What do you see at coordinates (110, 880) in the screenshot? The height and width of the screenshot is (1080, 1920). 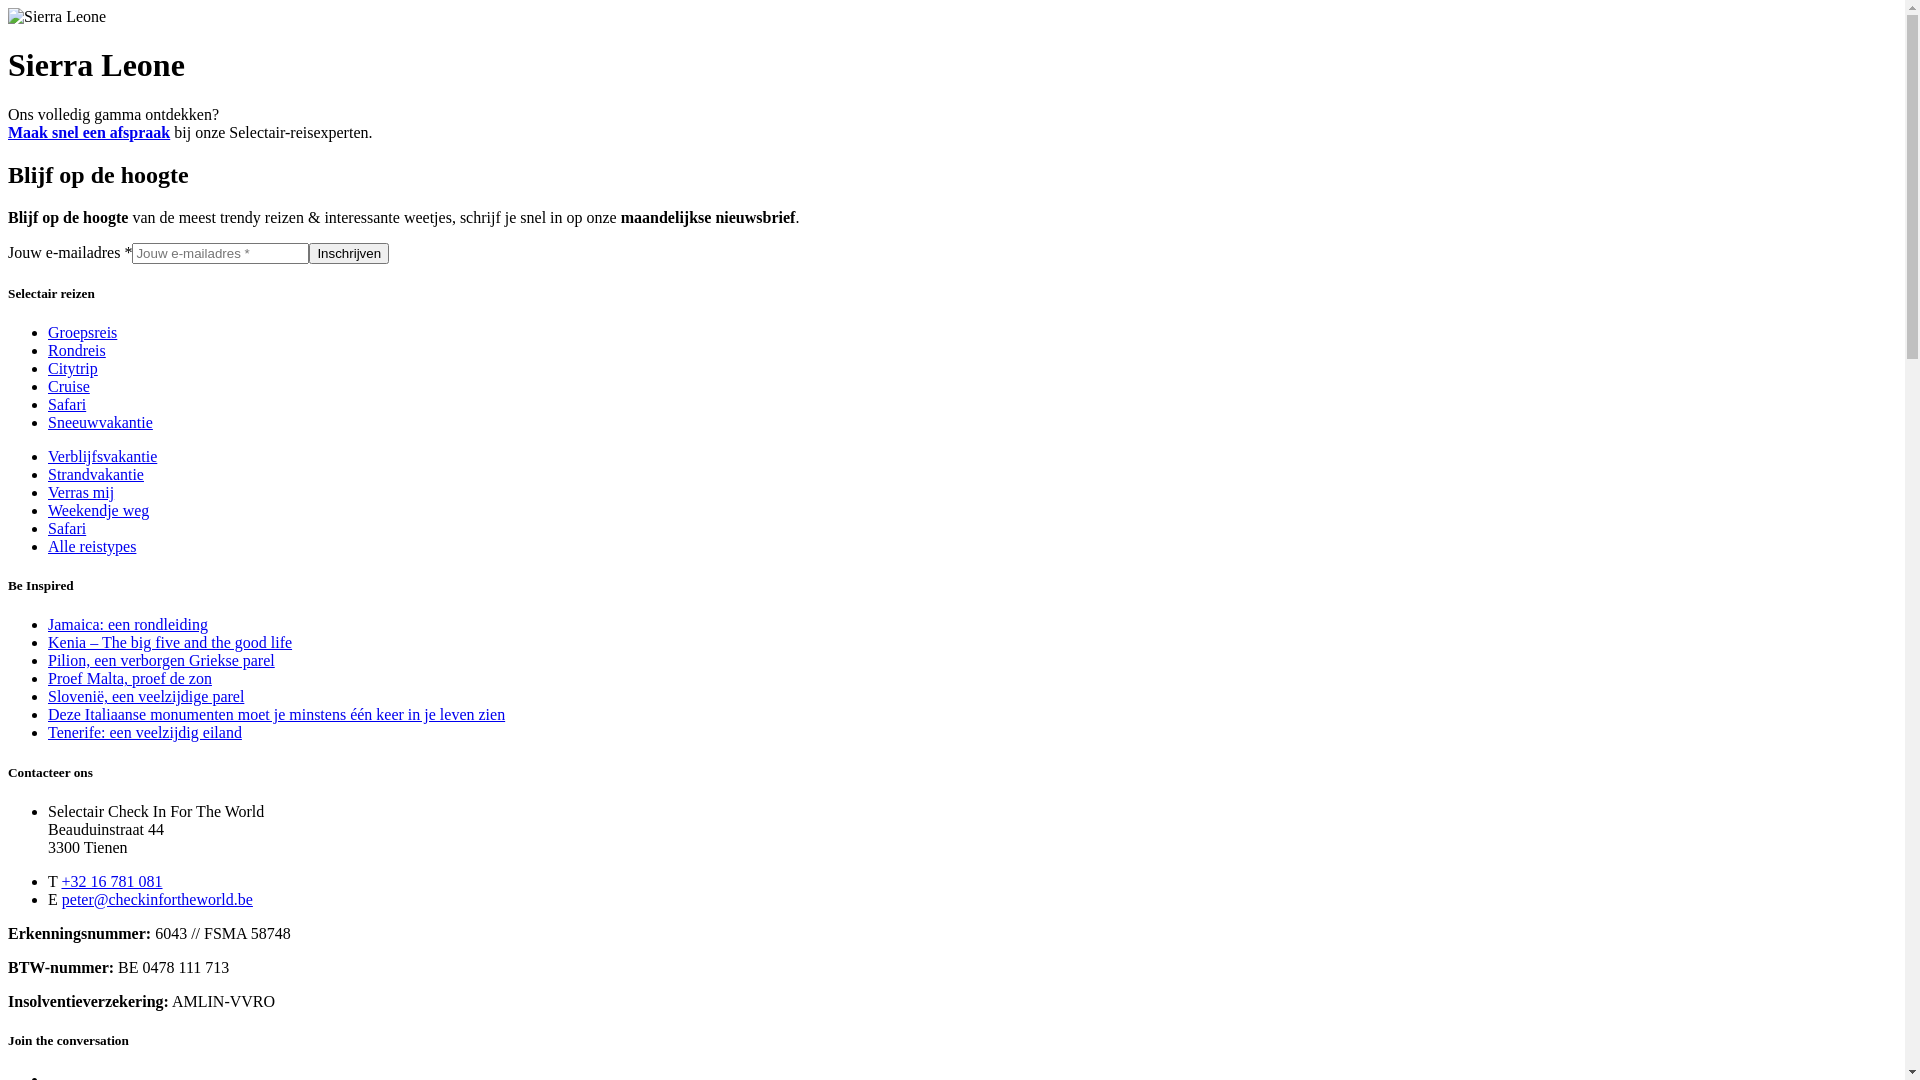 I see `'+32 16 781 081'` at bounding box center [110, 880].